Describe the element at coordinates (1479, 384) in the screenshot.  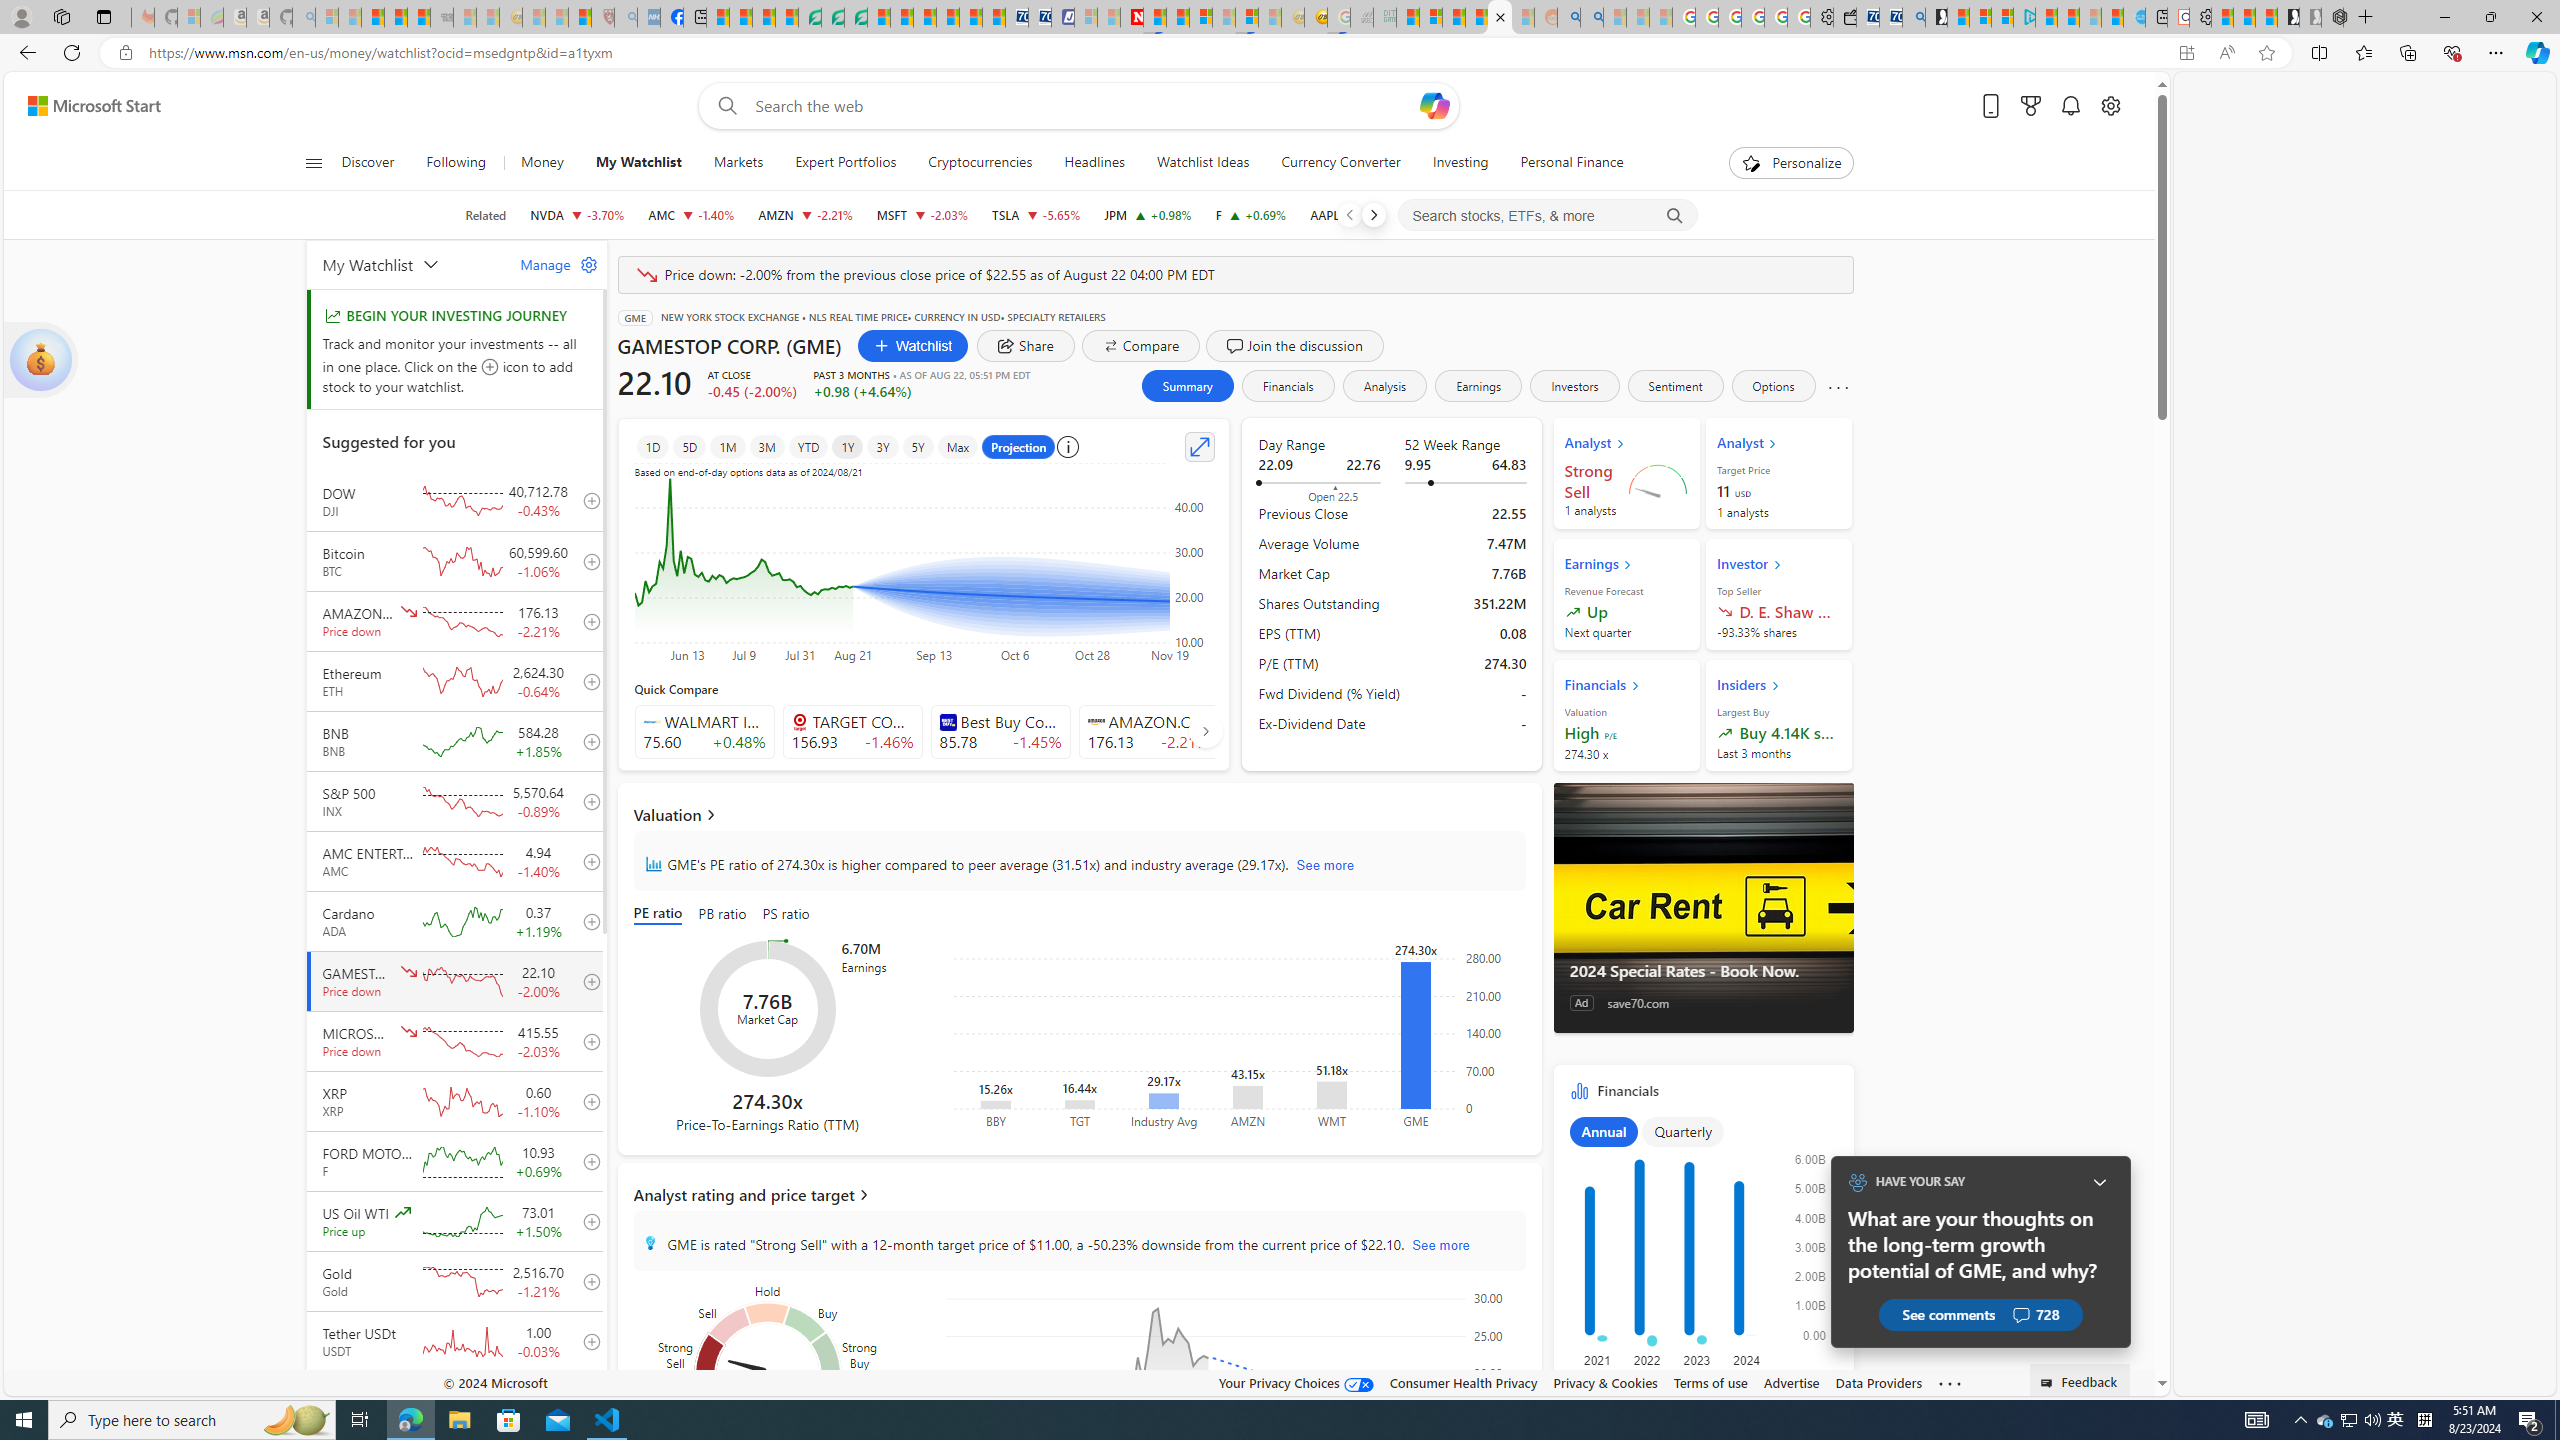
I see `'Earnings'` at that location.